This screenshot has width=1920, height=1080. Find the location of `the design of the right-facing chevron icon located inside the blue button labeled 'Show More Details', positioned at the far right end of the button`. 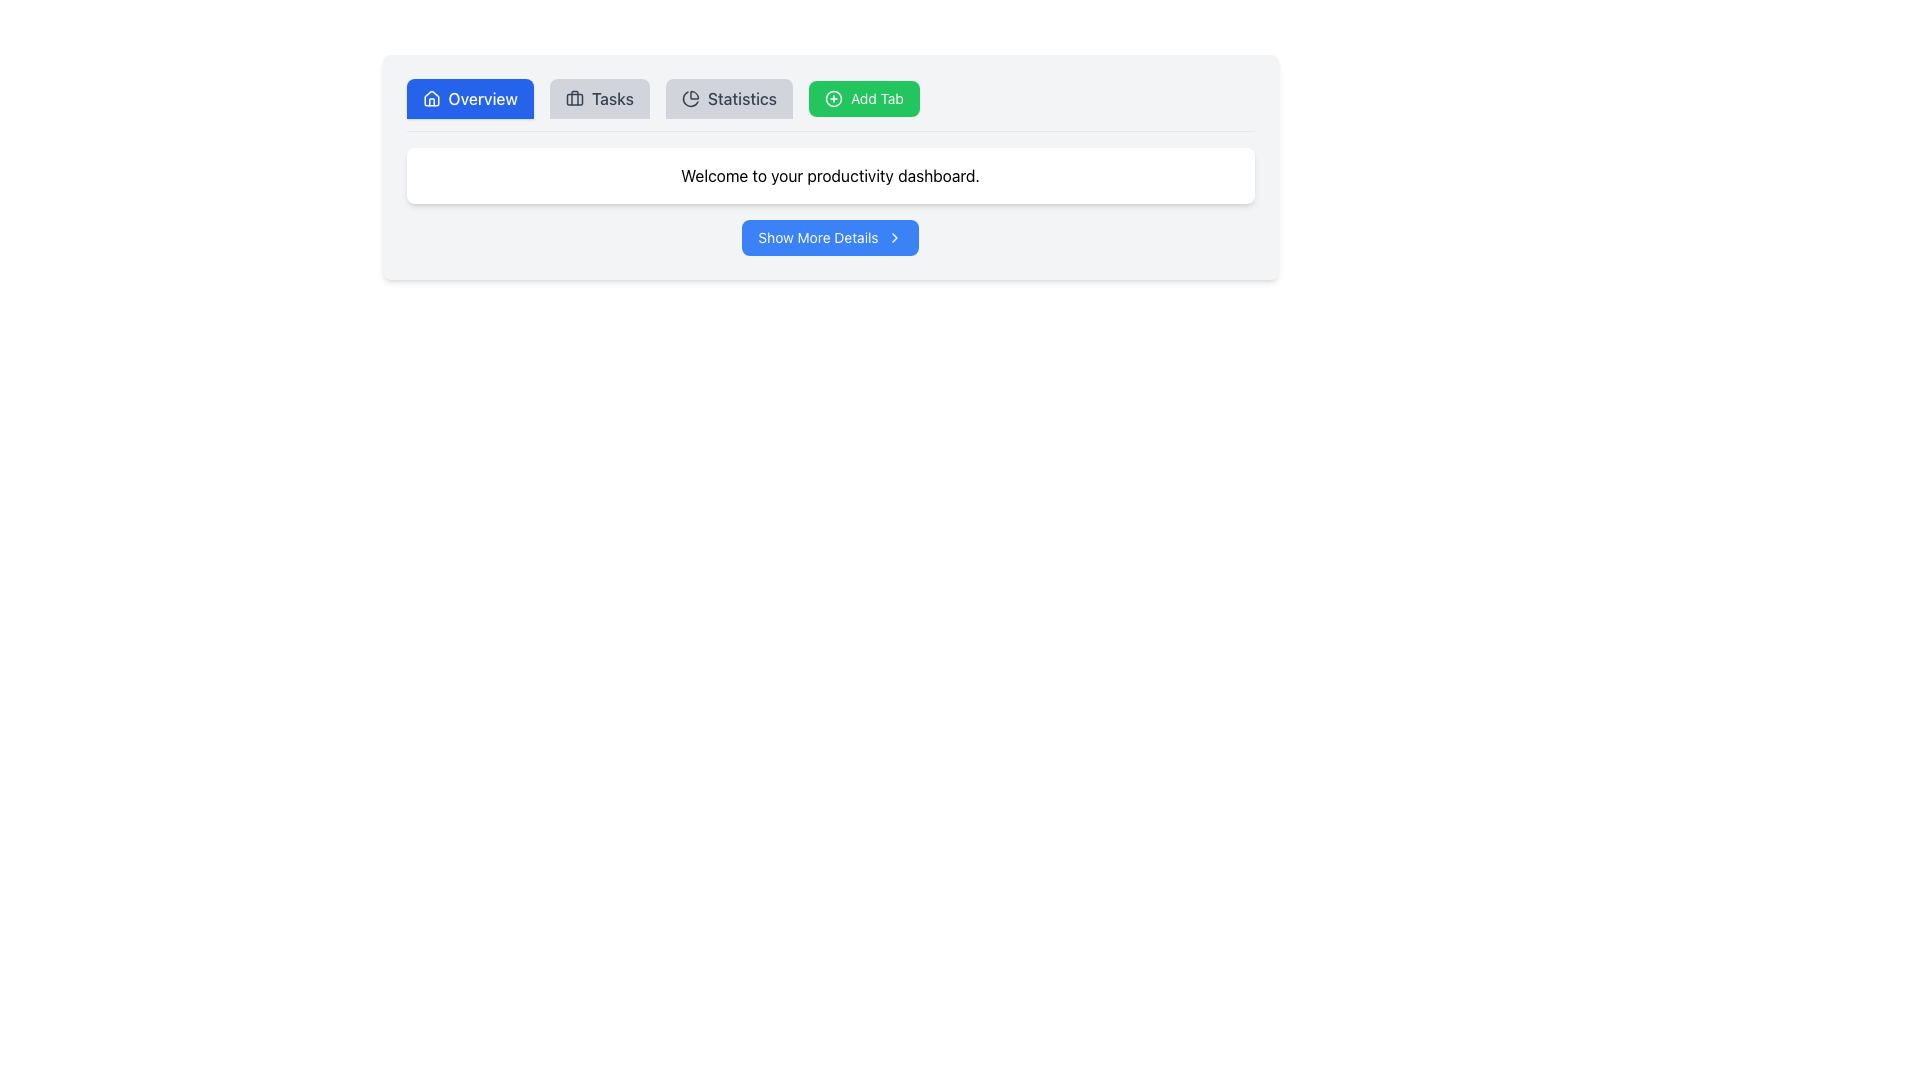

the design of the right-facing chevron icon located inside the blue button labeled 'Show More Details', positioned at the far right end of the button is located at coordinates (893, 237).